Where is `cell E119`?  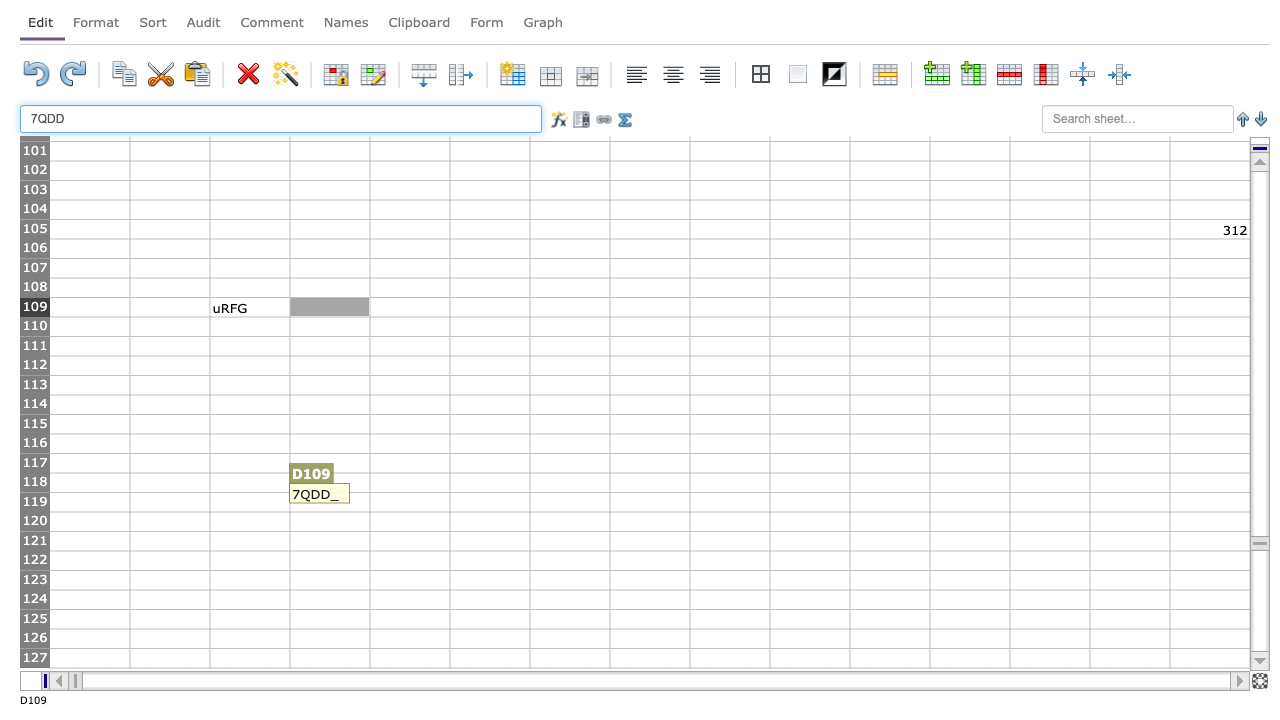 cell E119 is located at coordinates (408, 501).